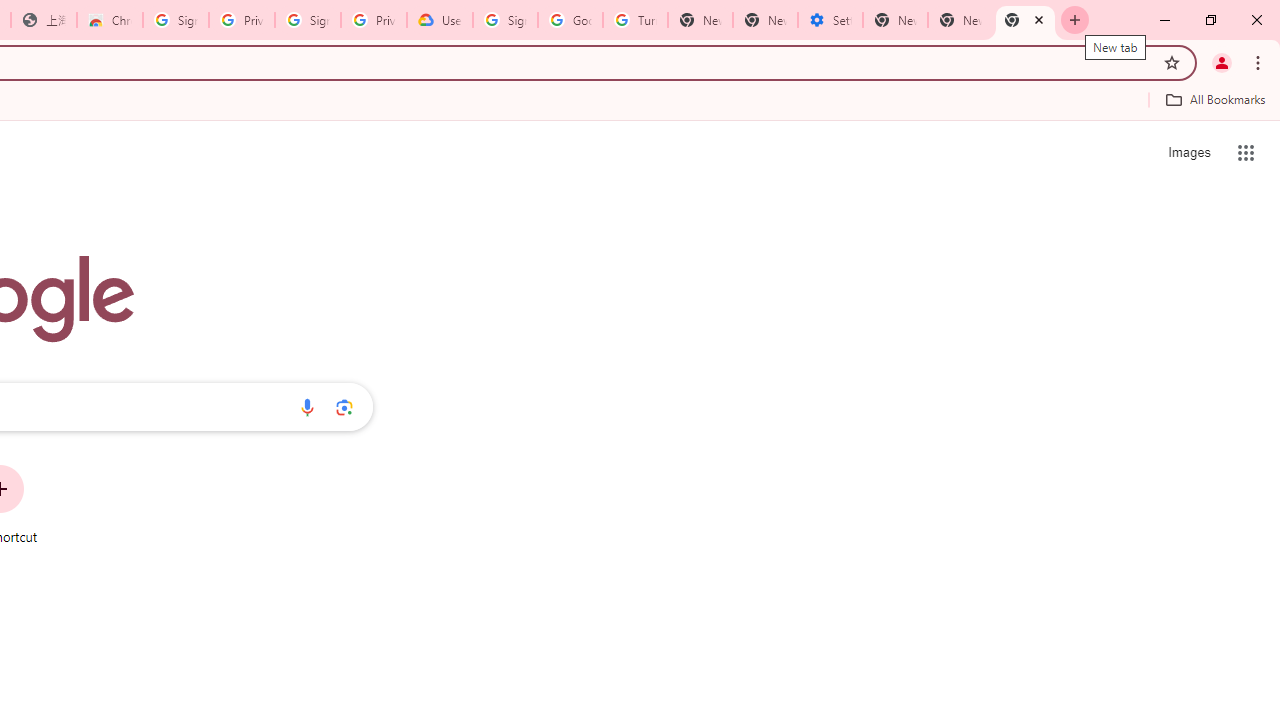 Image resolution: width=1280 pixels, height=720 pixels. What do you see at coordinates (306, 406) in the screenshot?
I see `'Search by voice'` at bounding box center [306, 406].